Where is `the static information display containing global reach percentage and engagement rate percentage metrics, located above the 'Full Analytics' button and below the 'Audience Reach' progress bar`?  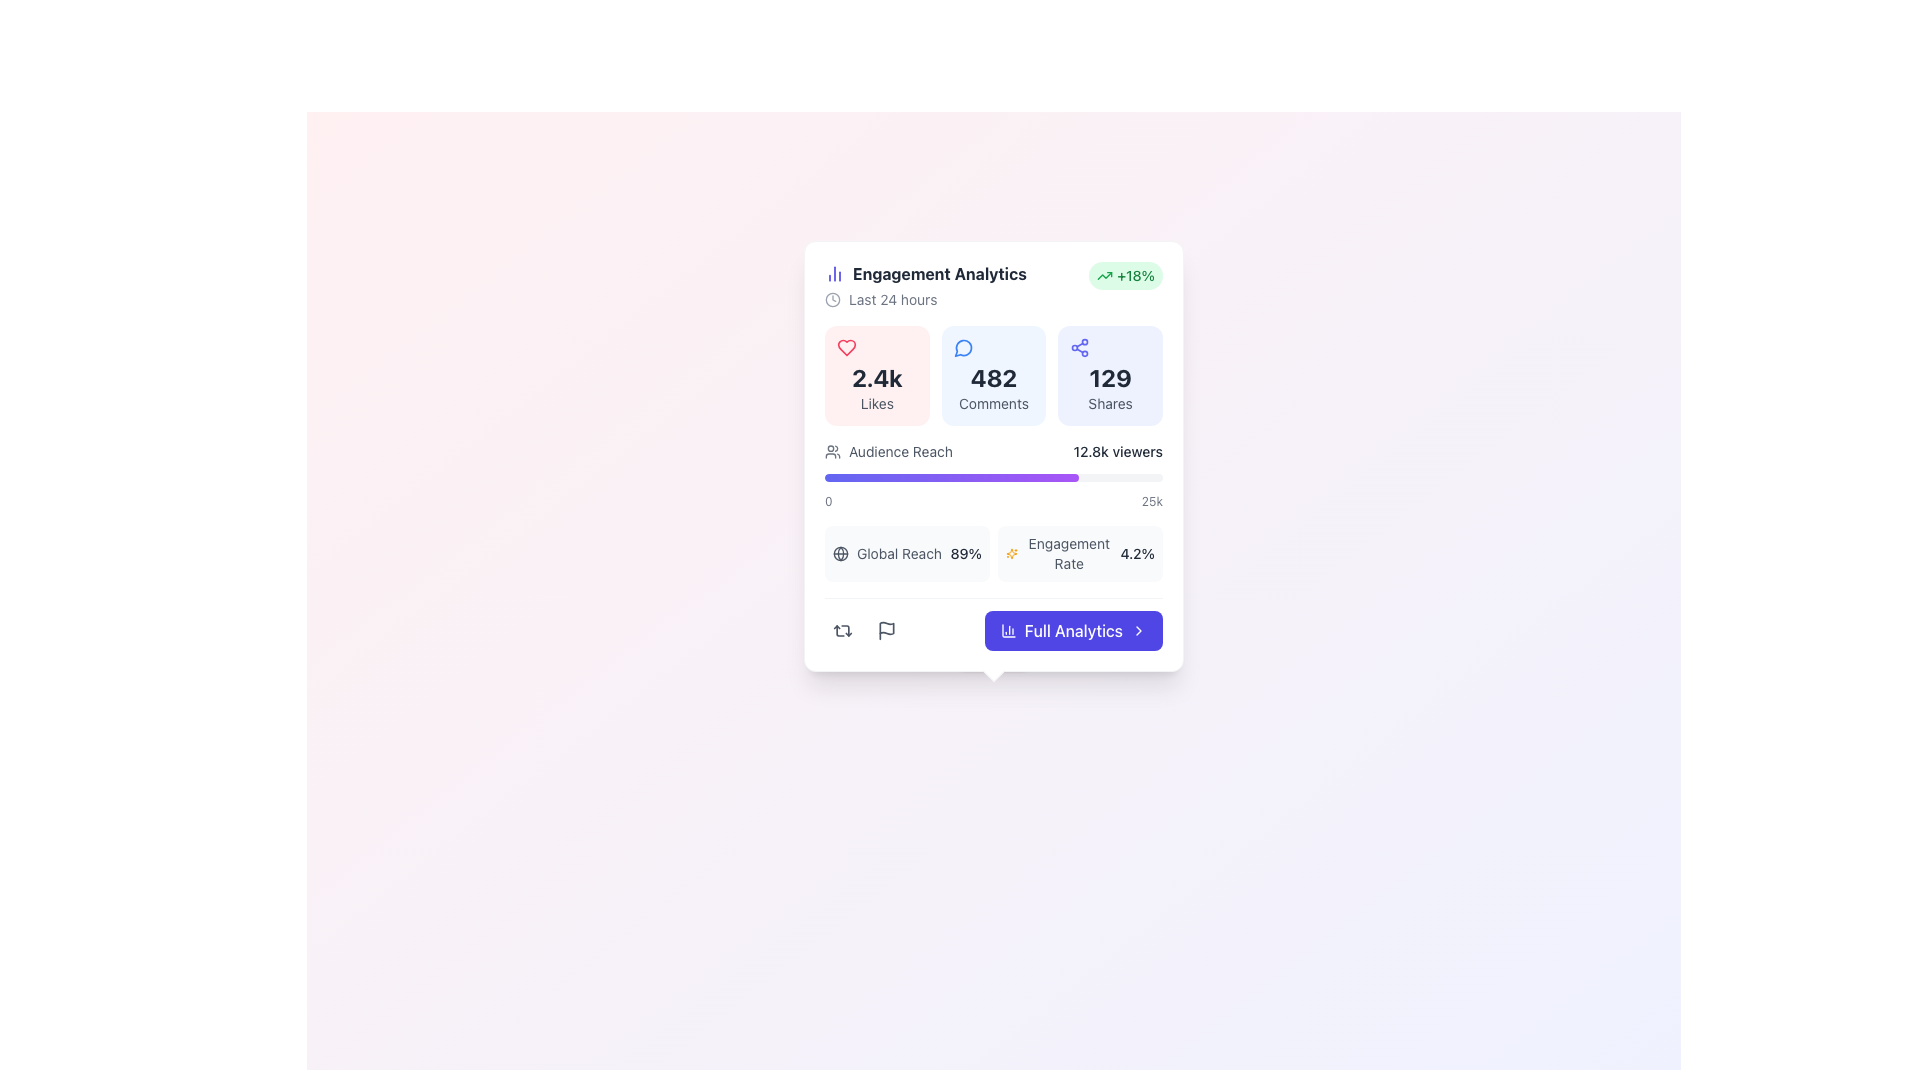 the static information display containing global reach percentage and engagement rate percentage metrics, located above the 'Full Analytics' button and below the 'Audience Reach' progress bar is located at coordinates (993, 554).